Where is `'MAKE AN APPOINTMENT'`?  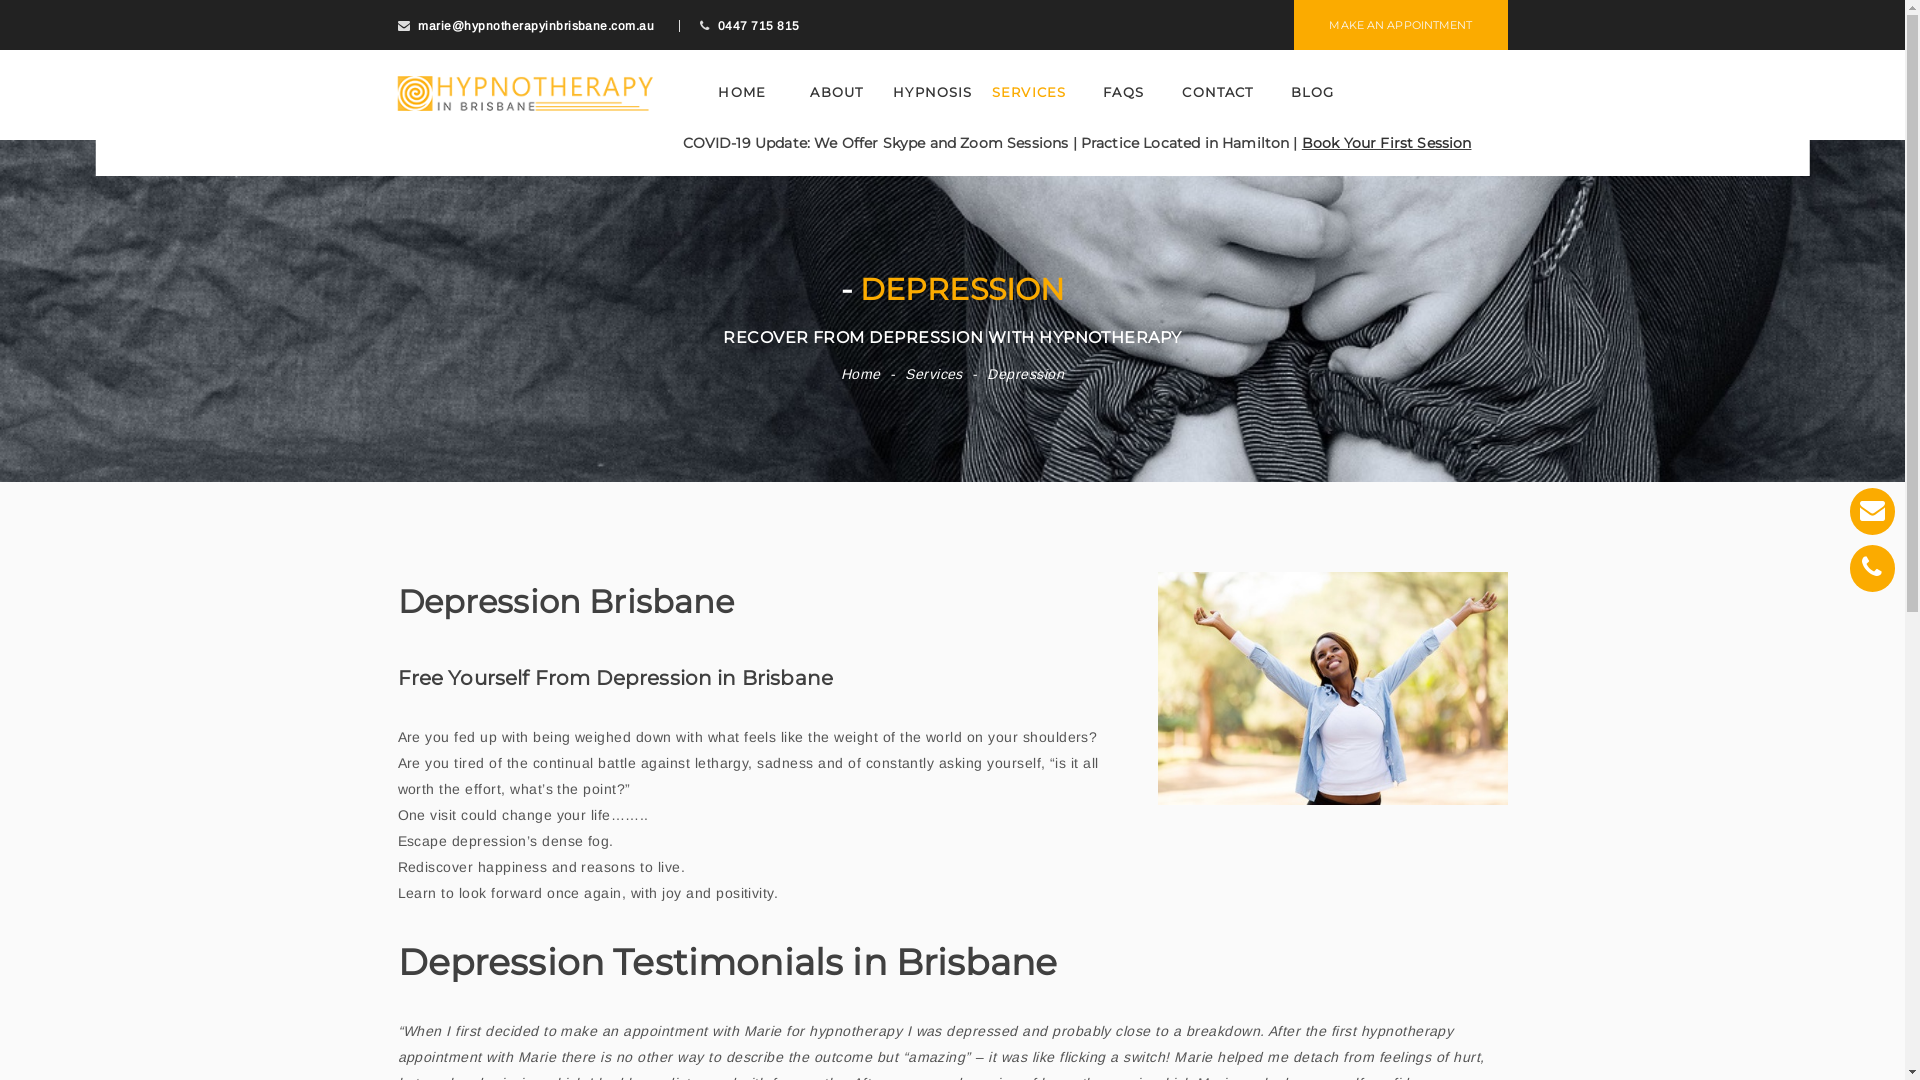 'MAKE AN APPOINTMENT' is located at coordinates (1399, 24).